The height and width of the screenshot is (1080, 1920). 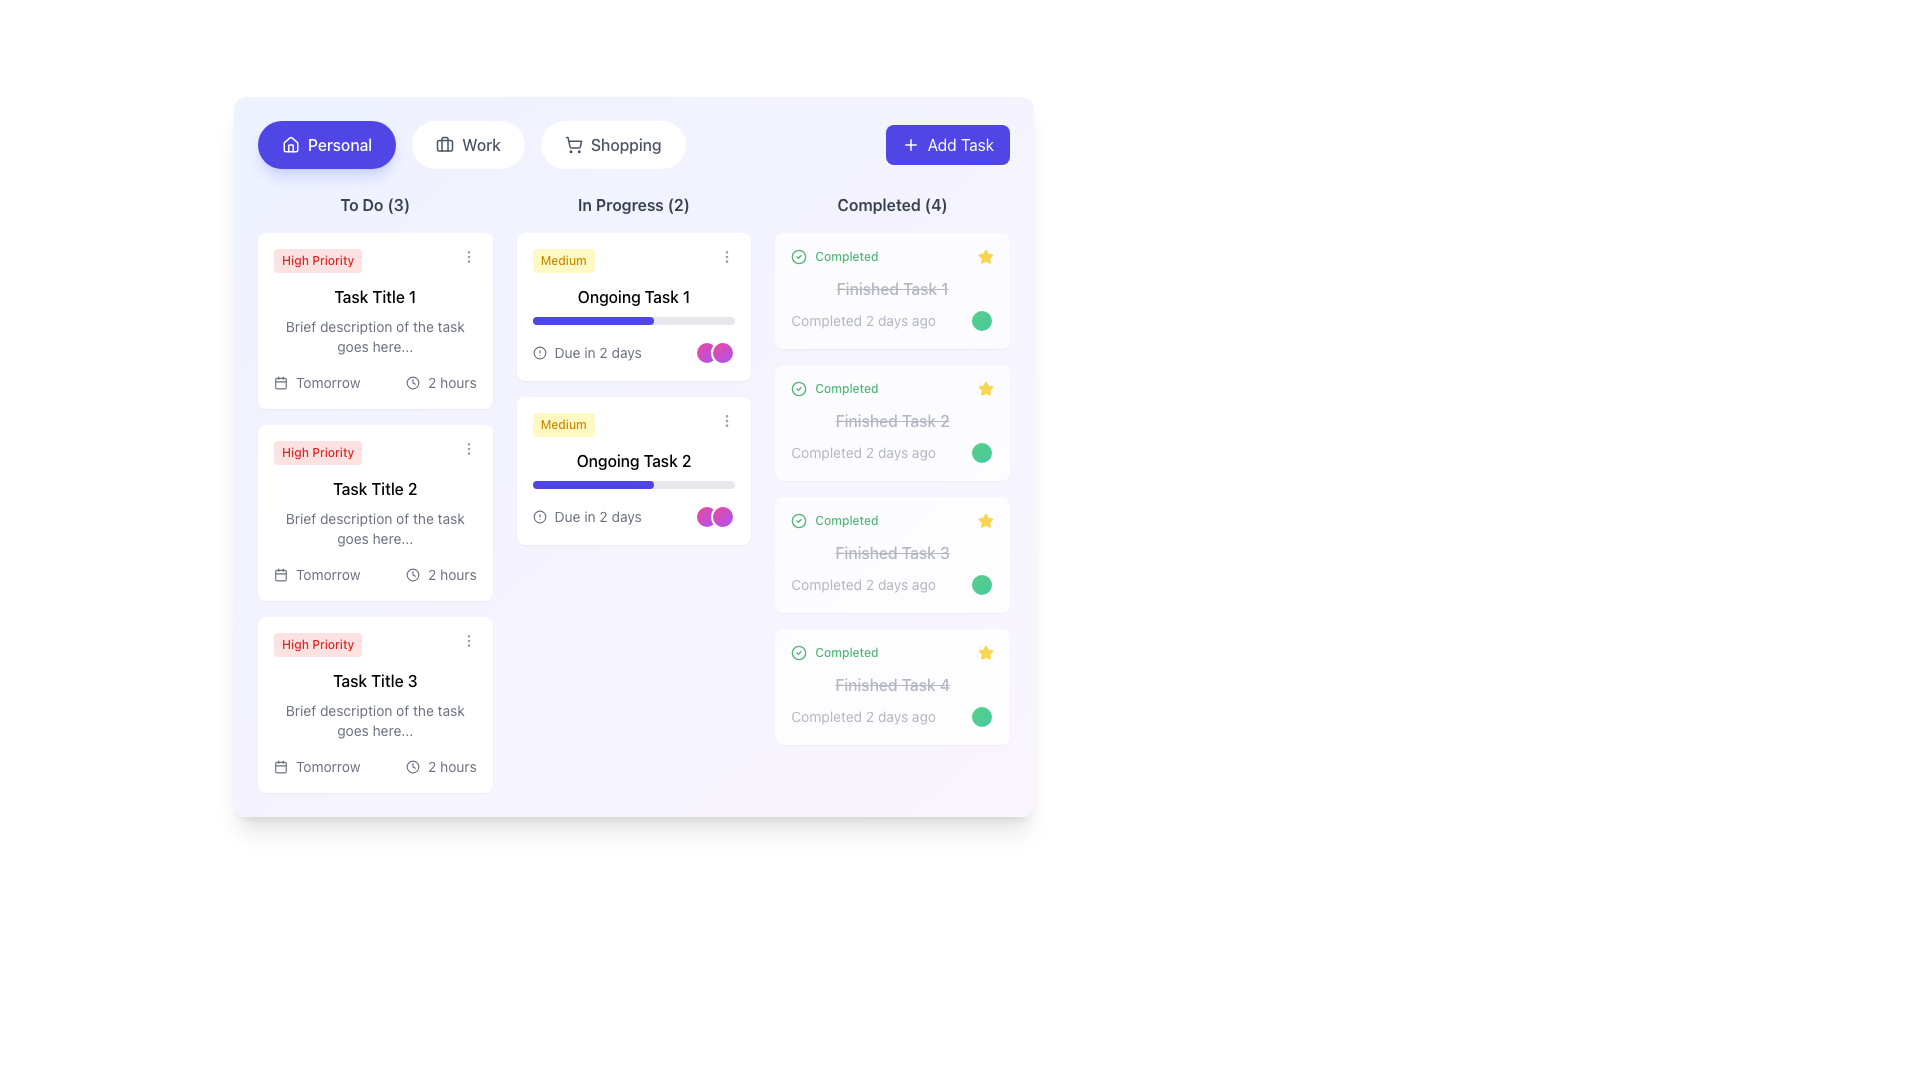 I want to click on text label displaying '2 hours', which is aligned to the right of a small clock icon in the 'To Do' column's 'Task Title 3' card, so click(x=451, y=766).